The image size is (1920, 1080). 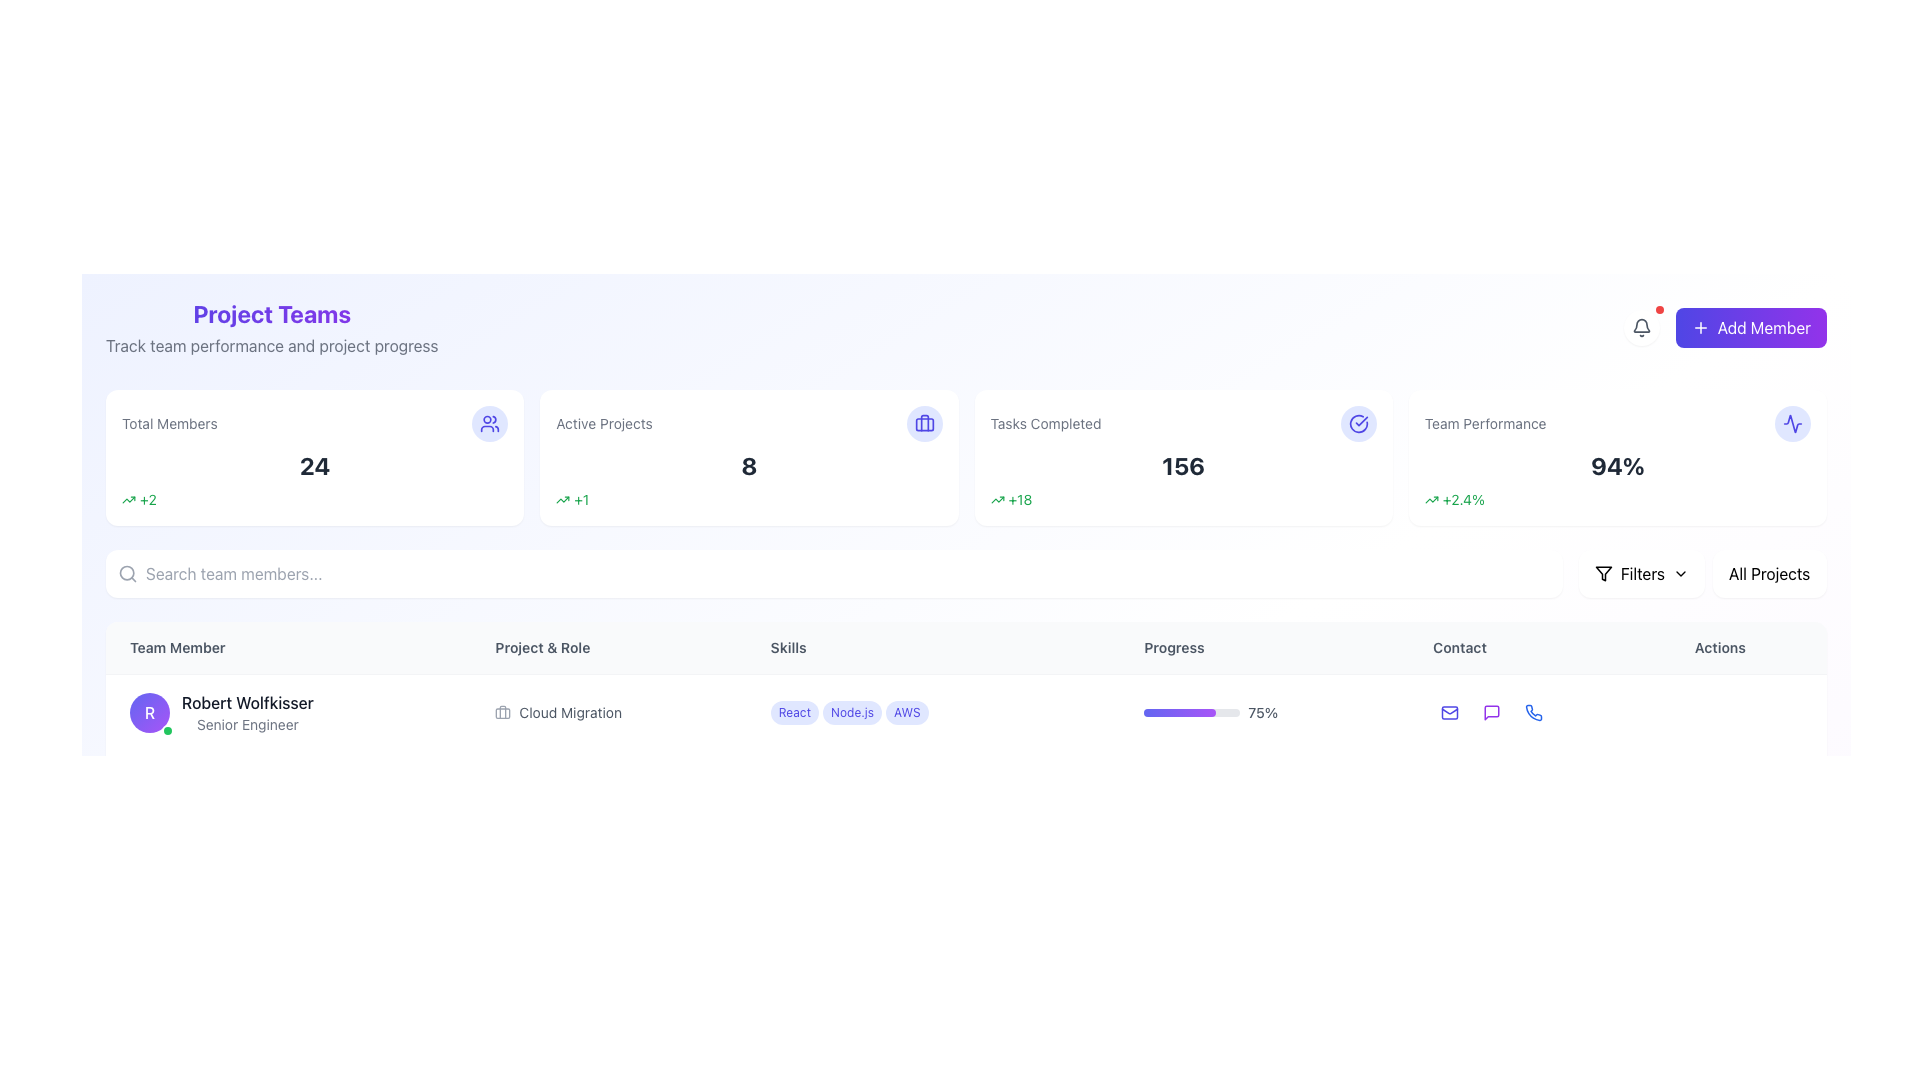 I want to click on the circular button with a light indigo background and a checkmark icon, located in the top-right corner of the 'Tasks Completed' card, so click(x=1358, y=423).